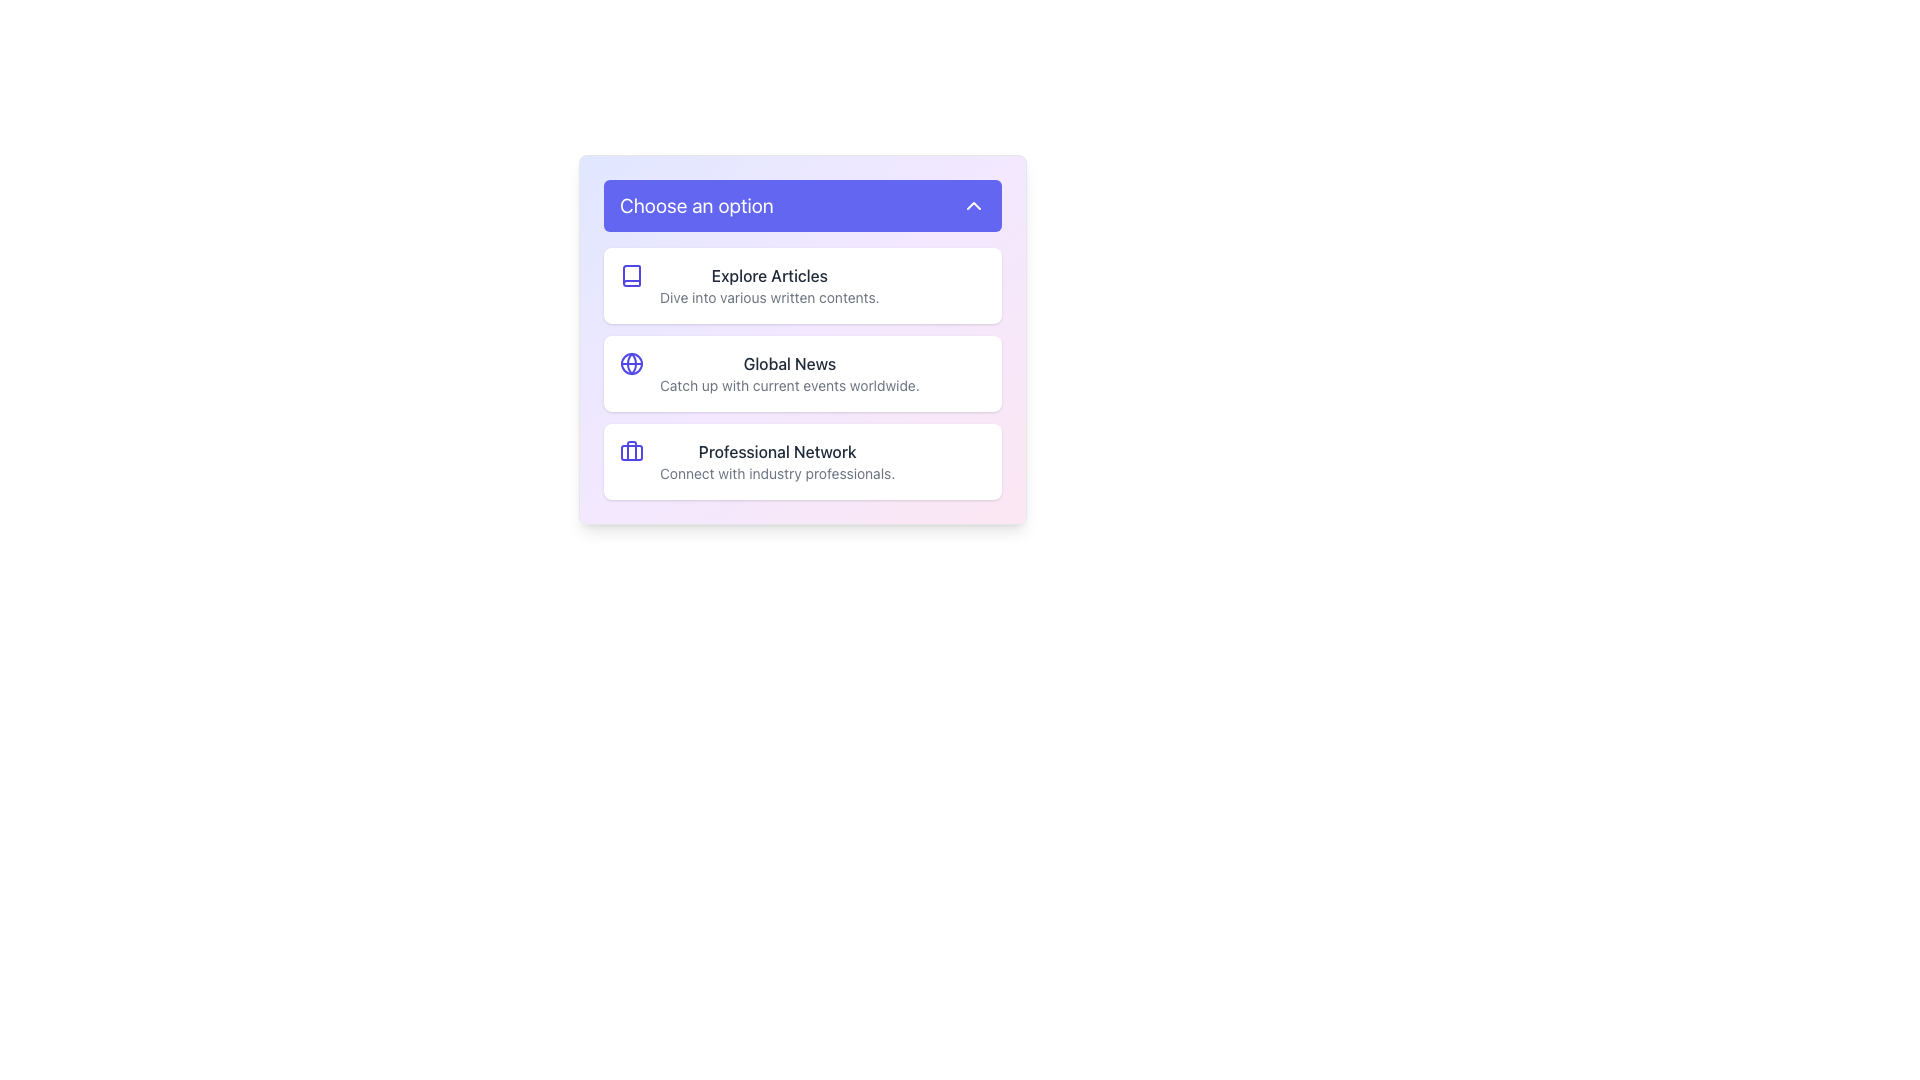 Image resolution: width=1920 pixels, height=1080 pixels. Describe the element at coordinates (768, 285) in the screenshot. I see `the selectable text block that serves as an option directing users to a section or page featuring articles` at that location.